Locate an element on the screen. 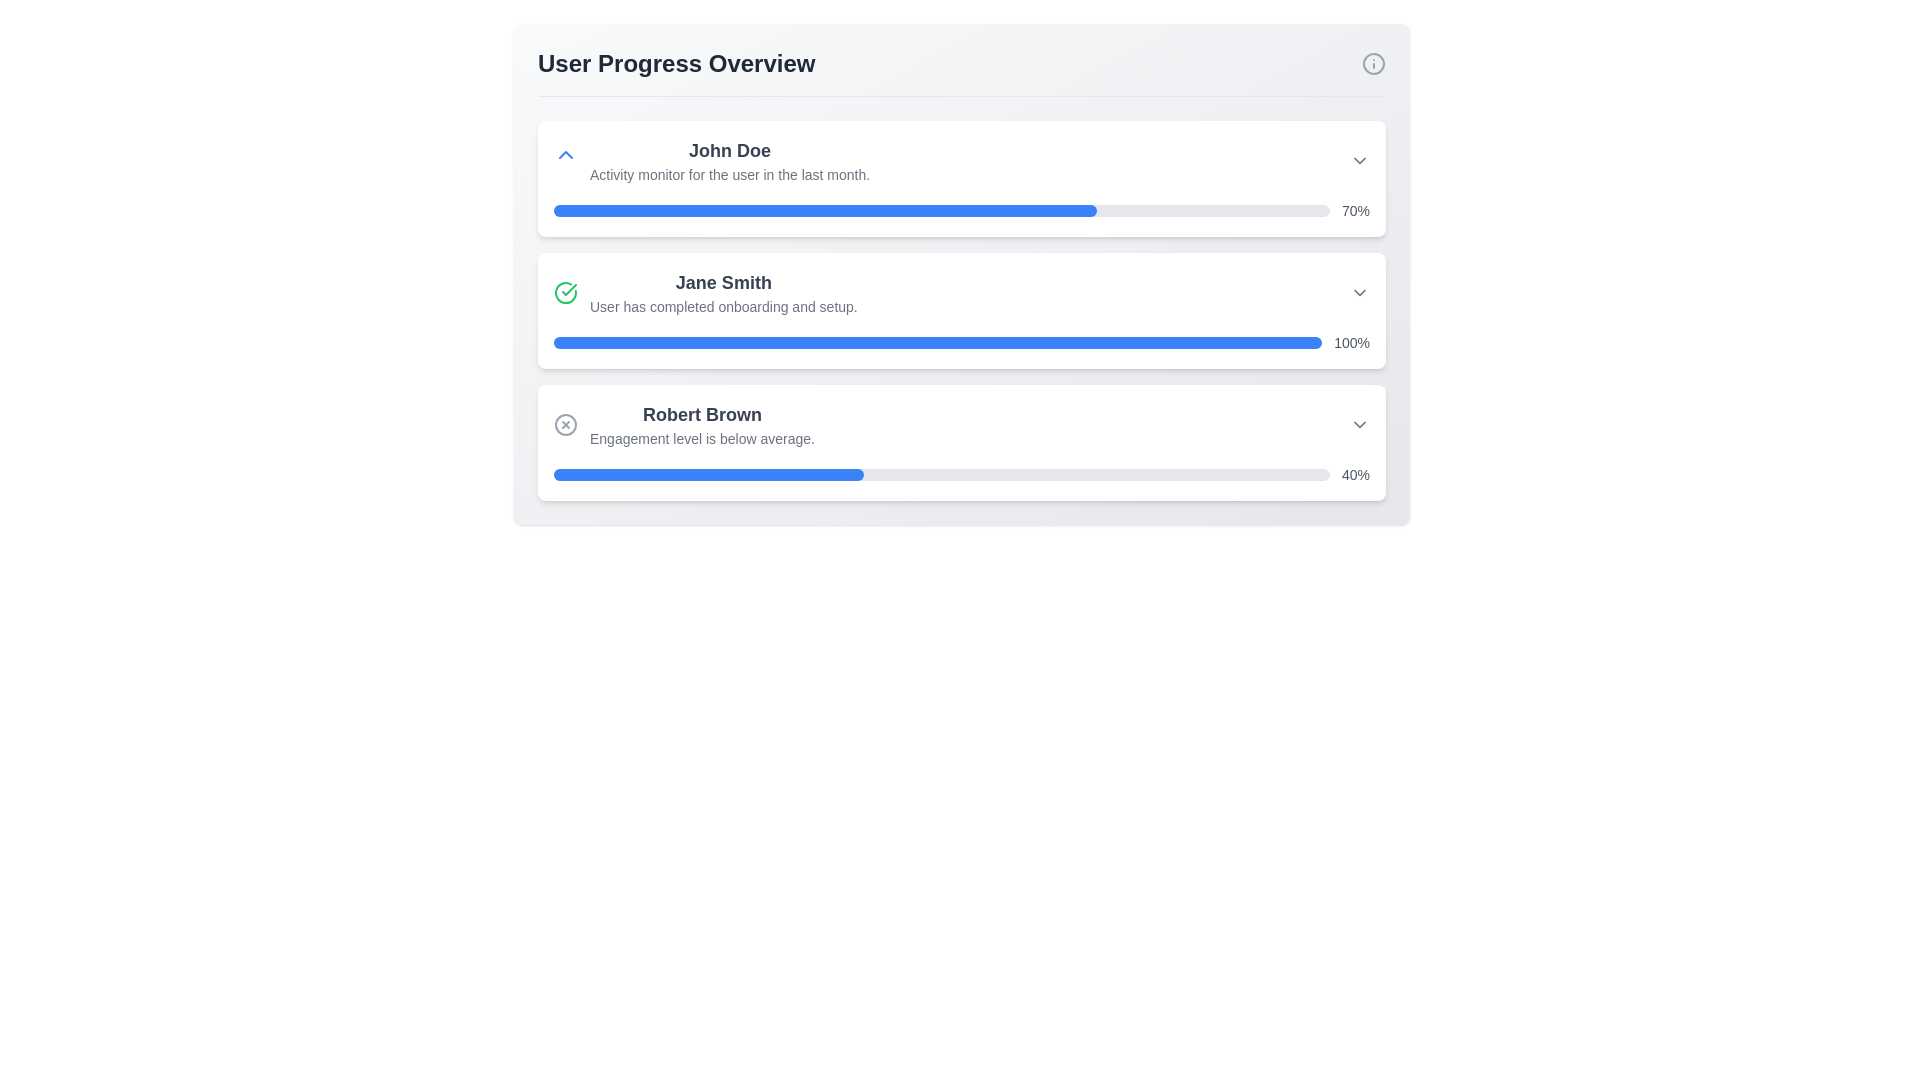 This screenshot has height=1080, width=1920. percentage value from the Progress bar located at the bottom of the 'Robert Brown' card, which indicates 40% completion is located at coordinates (961, 474).